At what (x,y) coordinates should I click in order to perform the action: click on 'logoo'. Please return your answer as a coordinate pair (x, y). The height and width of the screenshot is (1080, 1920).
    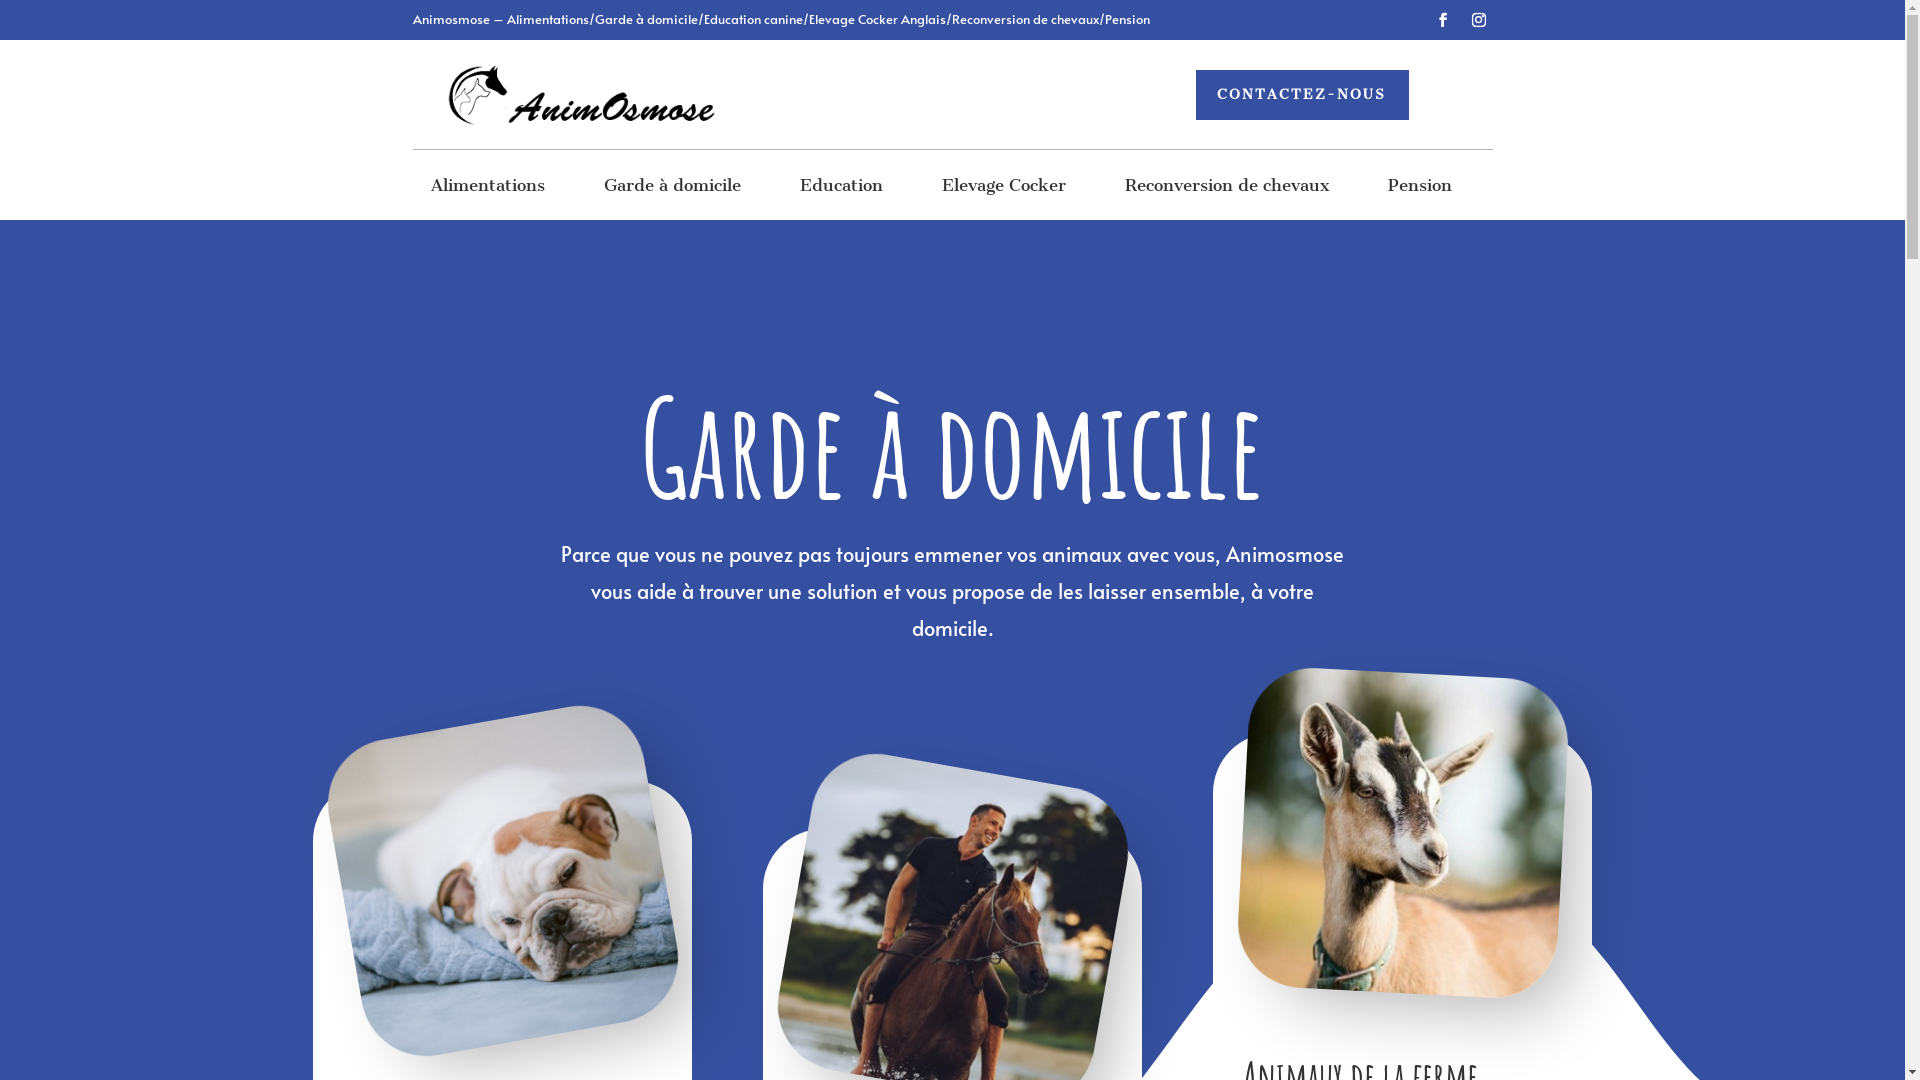
    Looking at the image, I should click on (577, 95).